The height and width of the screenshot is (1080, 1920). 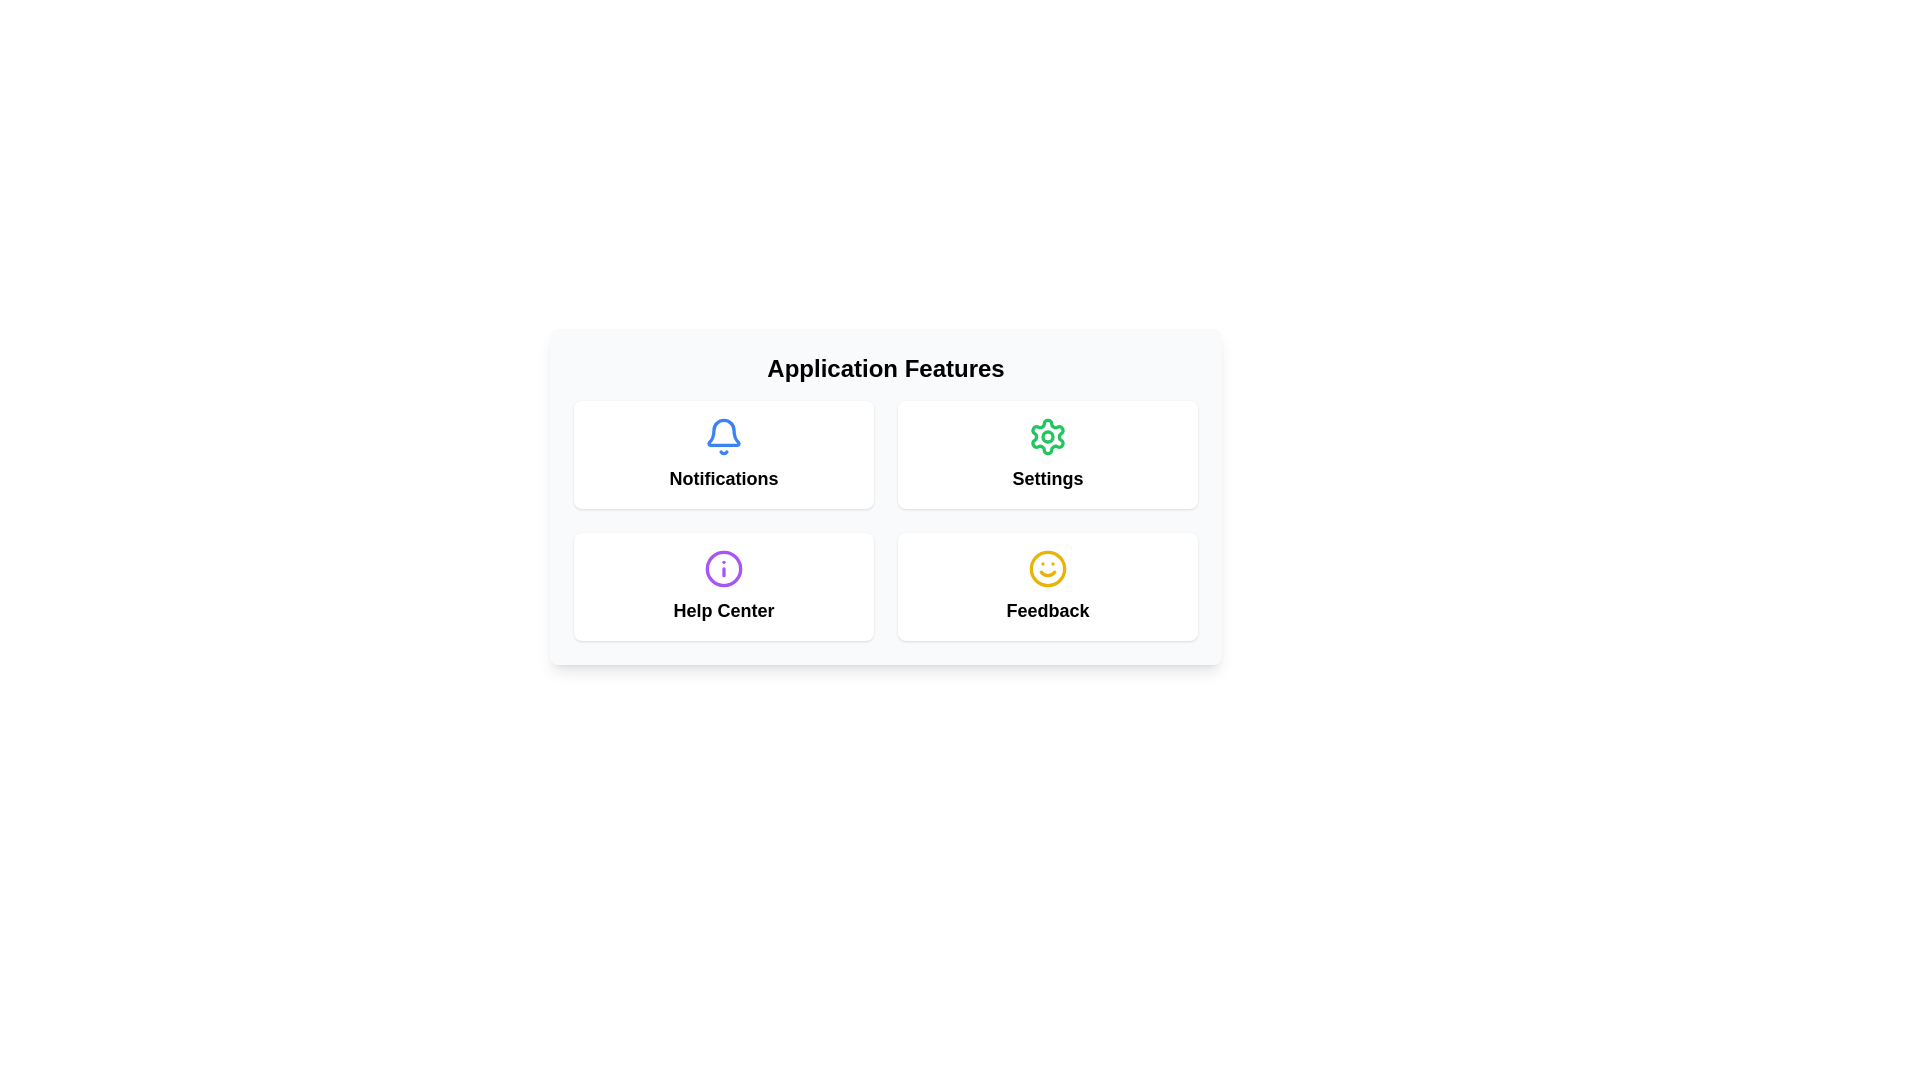 What do you see at coordinates (723, 585) in the screenshot?
I see `the Help Center Card component, which includes an icon and label` at bounding box center [723, 585].